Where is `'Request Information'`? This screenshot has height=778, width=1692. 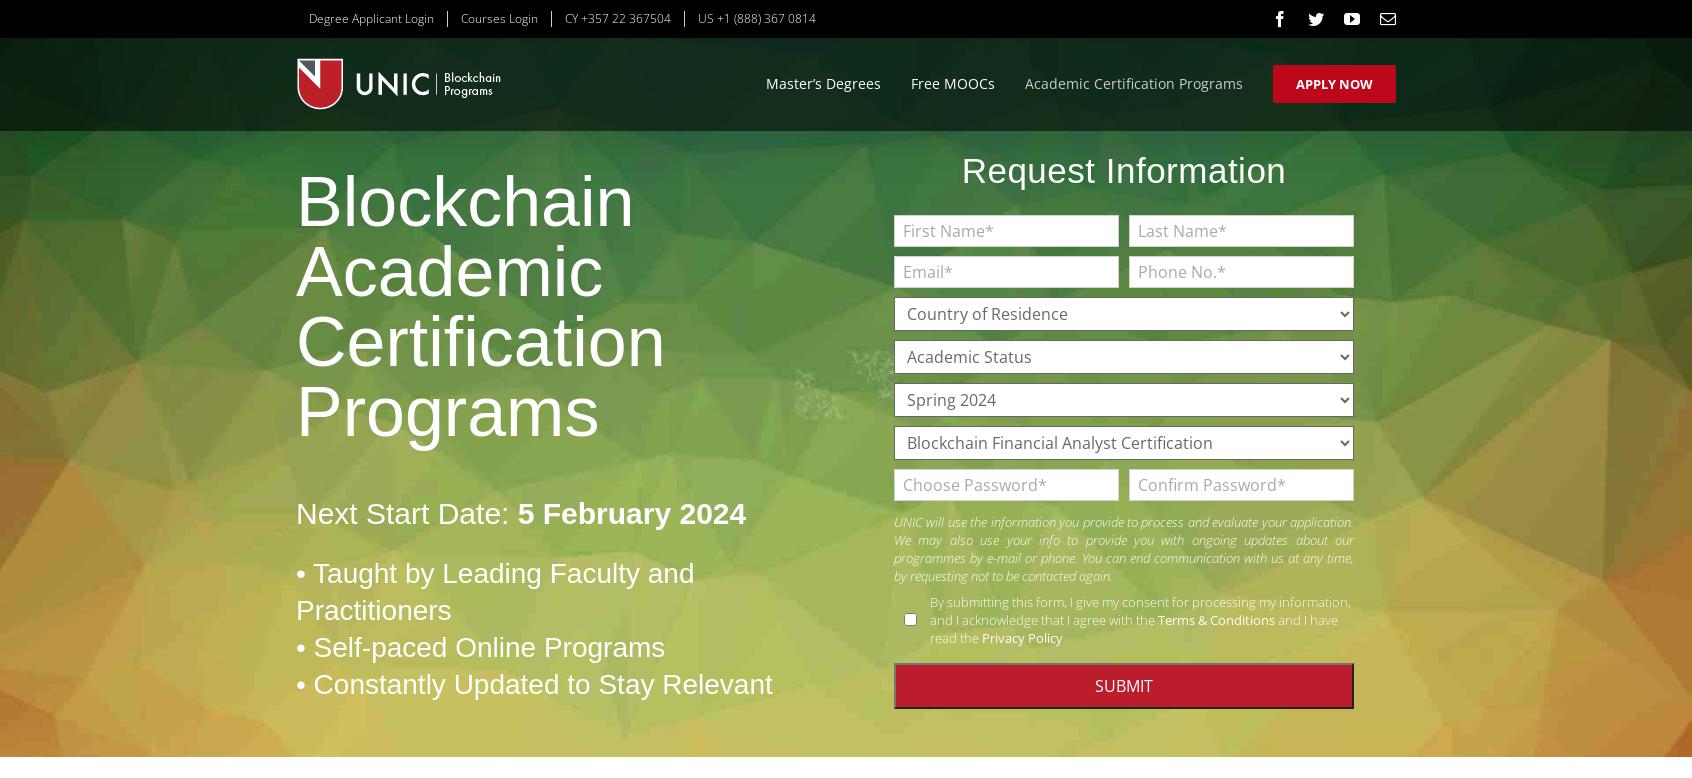 'Request Information' is located at coordinates (961, 170).